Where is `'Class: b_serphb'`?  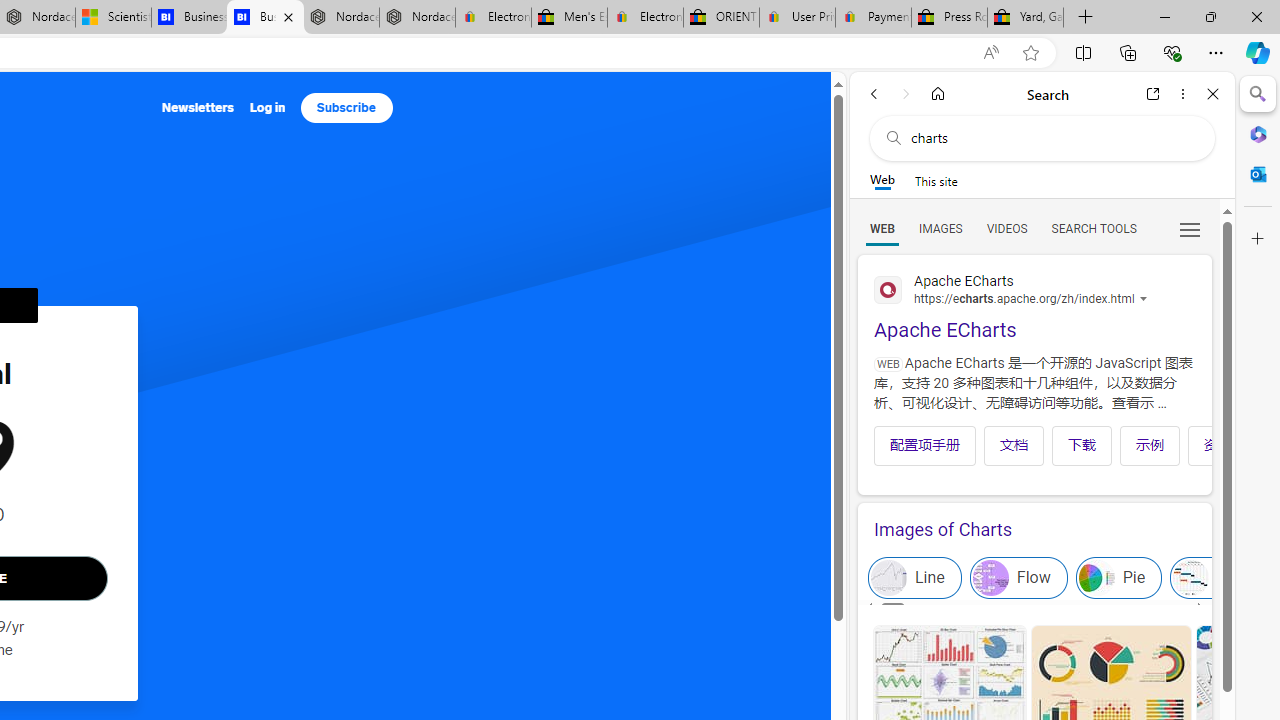
'Class: b_serphb' is located at coordinates (1190, 229).